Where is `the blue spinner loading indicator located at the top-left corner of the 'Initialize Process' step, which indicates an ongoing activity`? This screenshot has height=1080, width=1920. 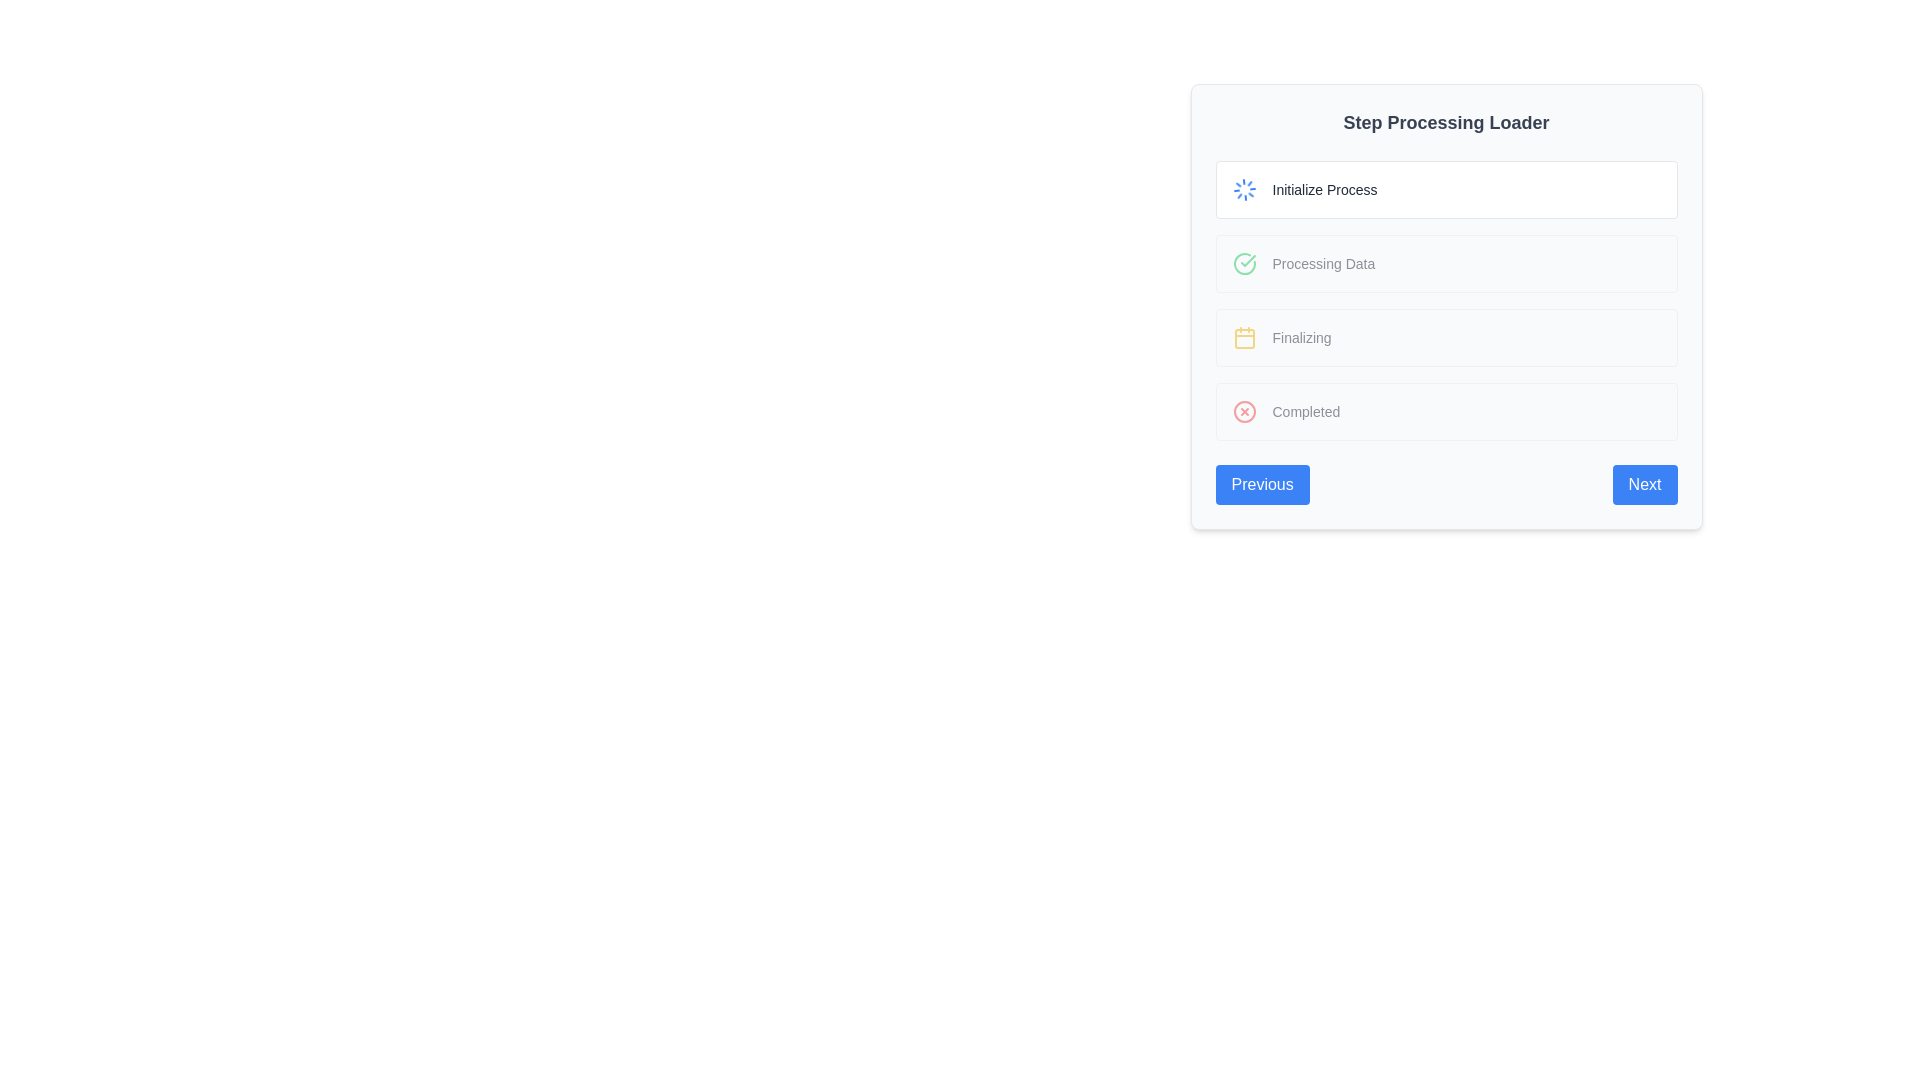
the blue spinner loading indicator located at the top-left corner of the 'Initialize Process' step, which indicates an ongoing activity is located at coordinates (1243, 189).